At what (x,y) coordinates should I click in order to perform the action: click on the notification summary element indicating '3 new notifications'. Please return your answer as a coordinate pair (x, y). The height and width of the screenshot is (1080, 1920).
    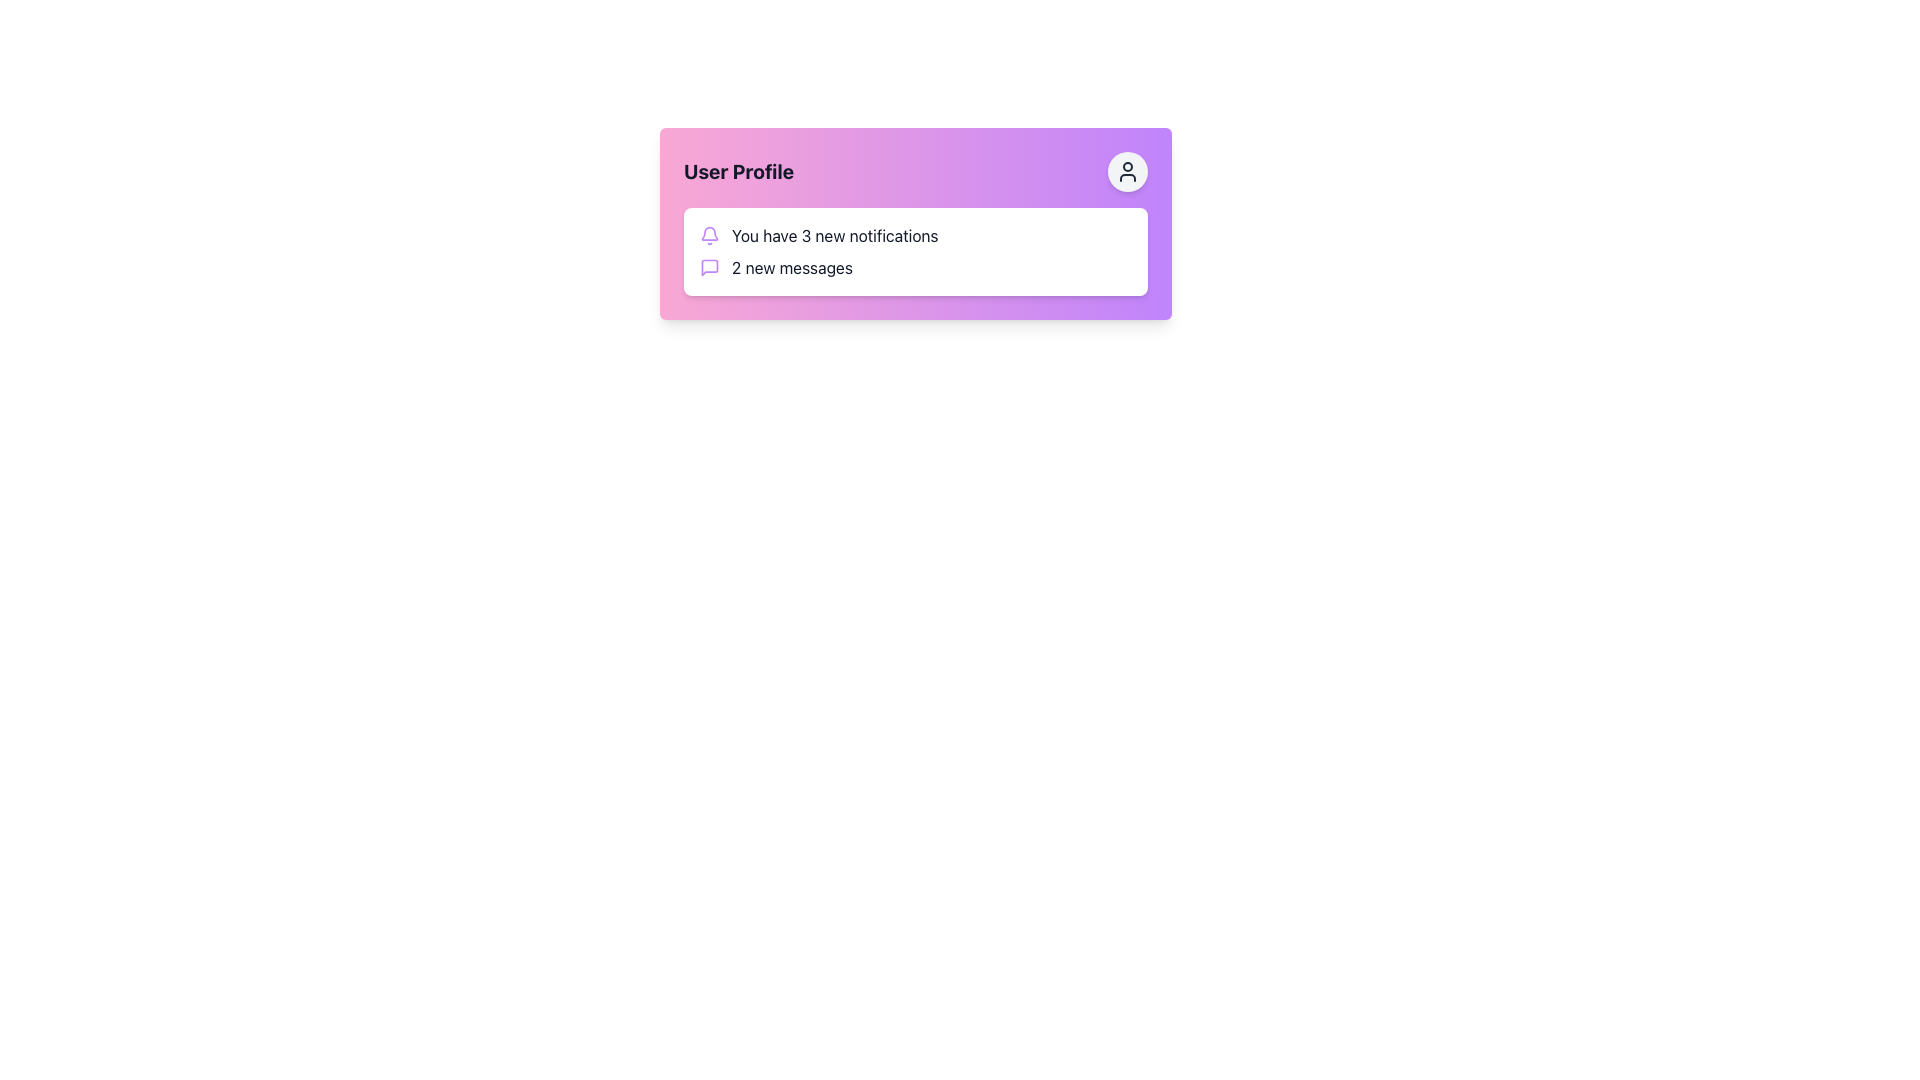
    Looking at the image, I should click on (915, 234).